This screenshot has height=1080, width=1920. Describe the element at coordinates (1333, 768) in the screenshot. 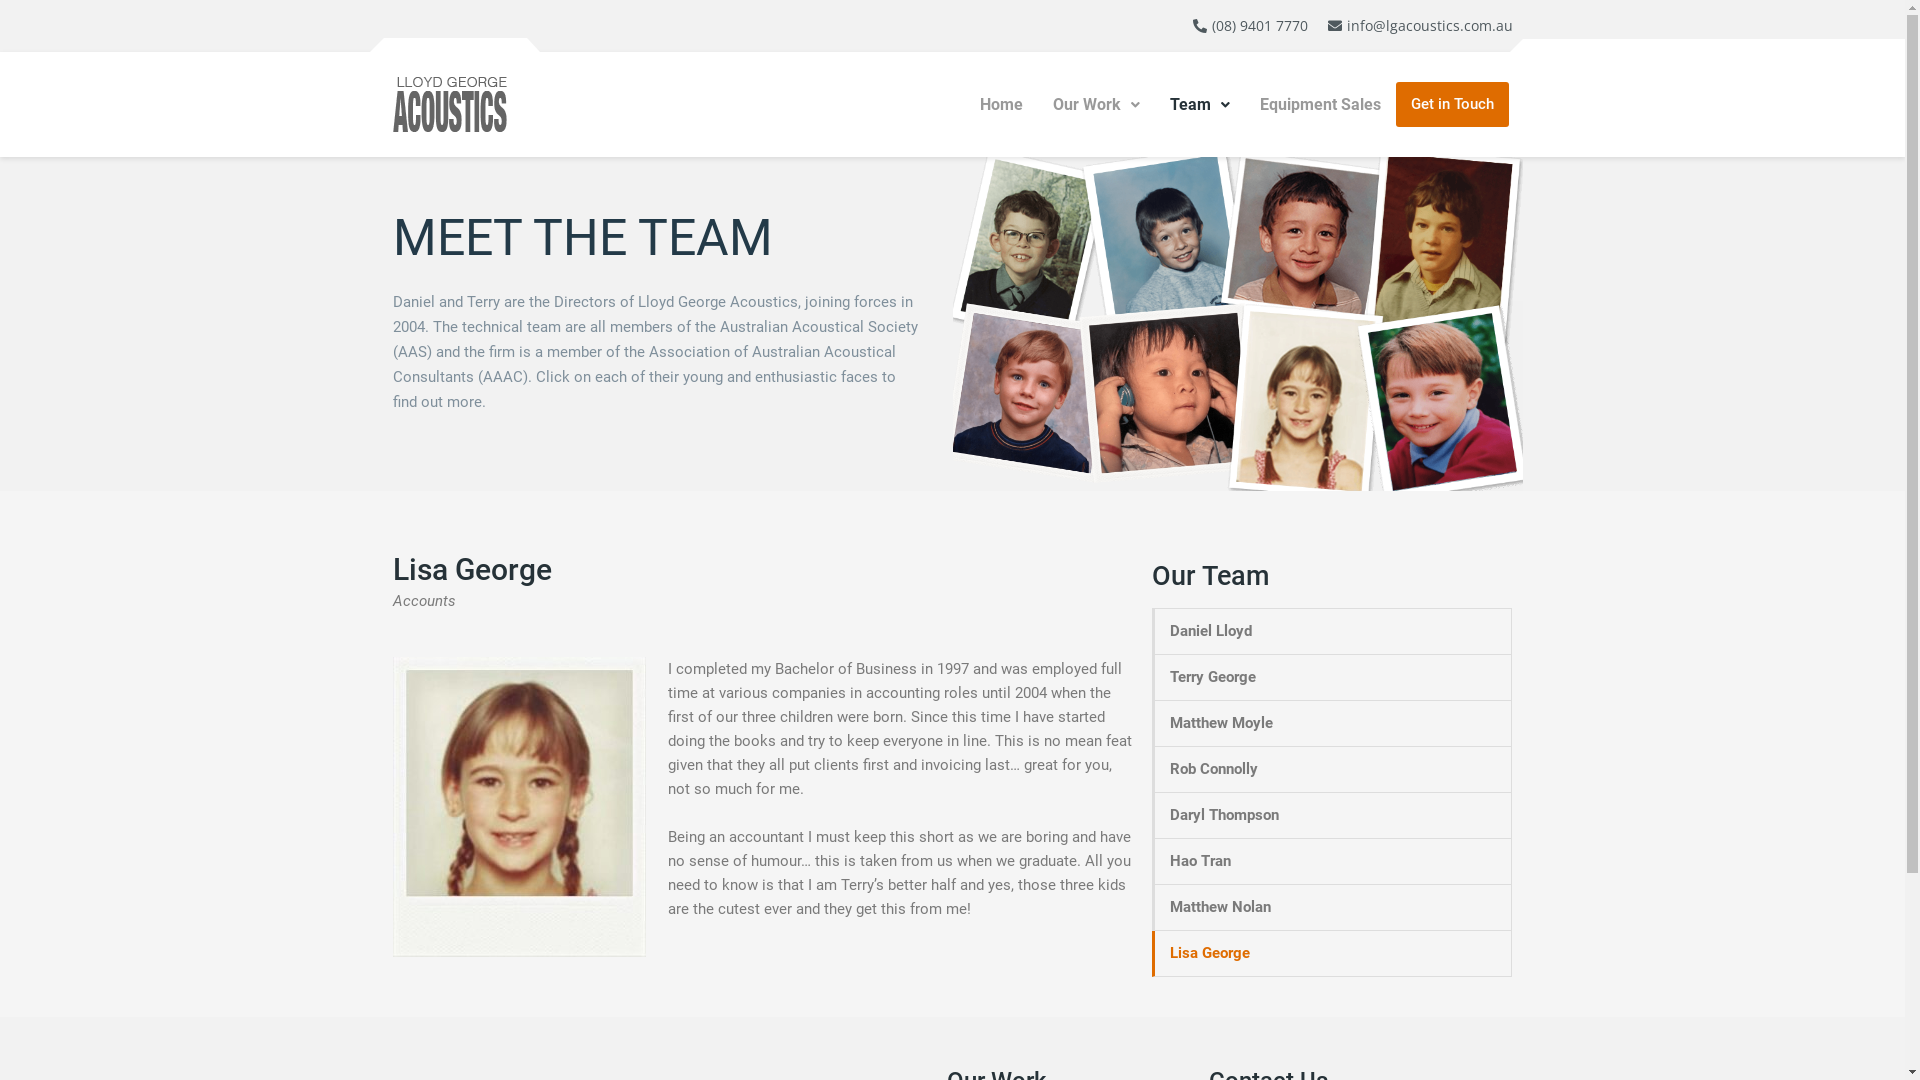

I see `'Rob Connolly'` at that location.